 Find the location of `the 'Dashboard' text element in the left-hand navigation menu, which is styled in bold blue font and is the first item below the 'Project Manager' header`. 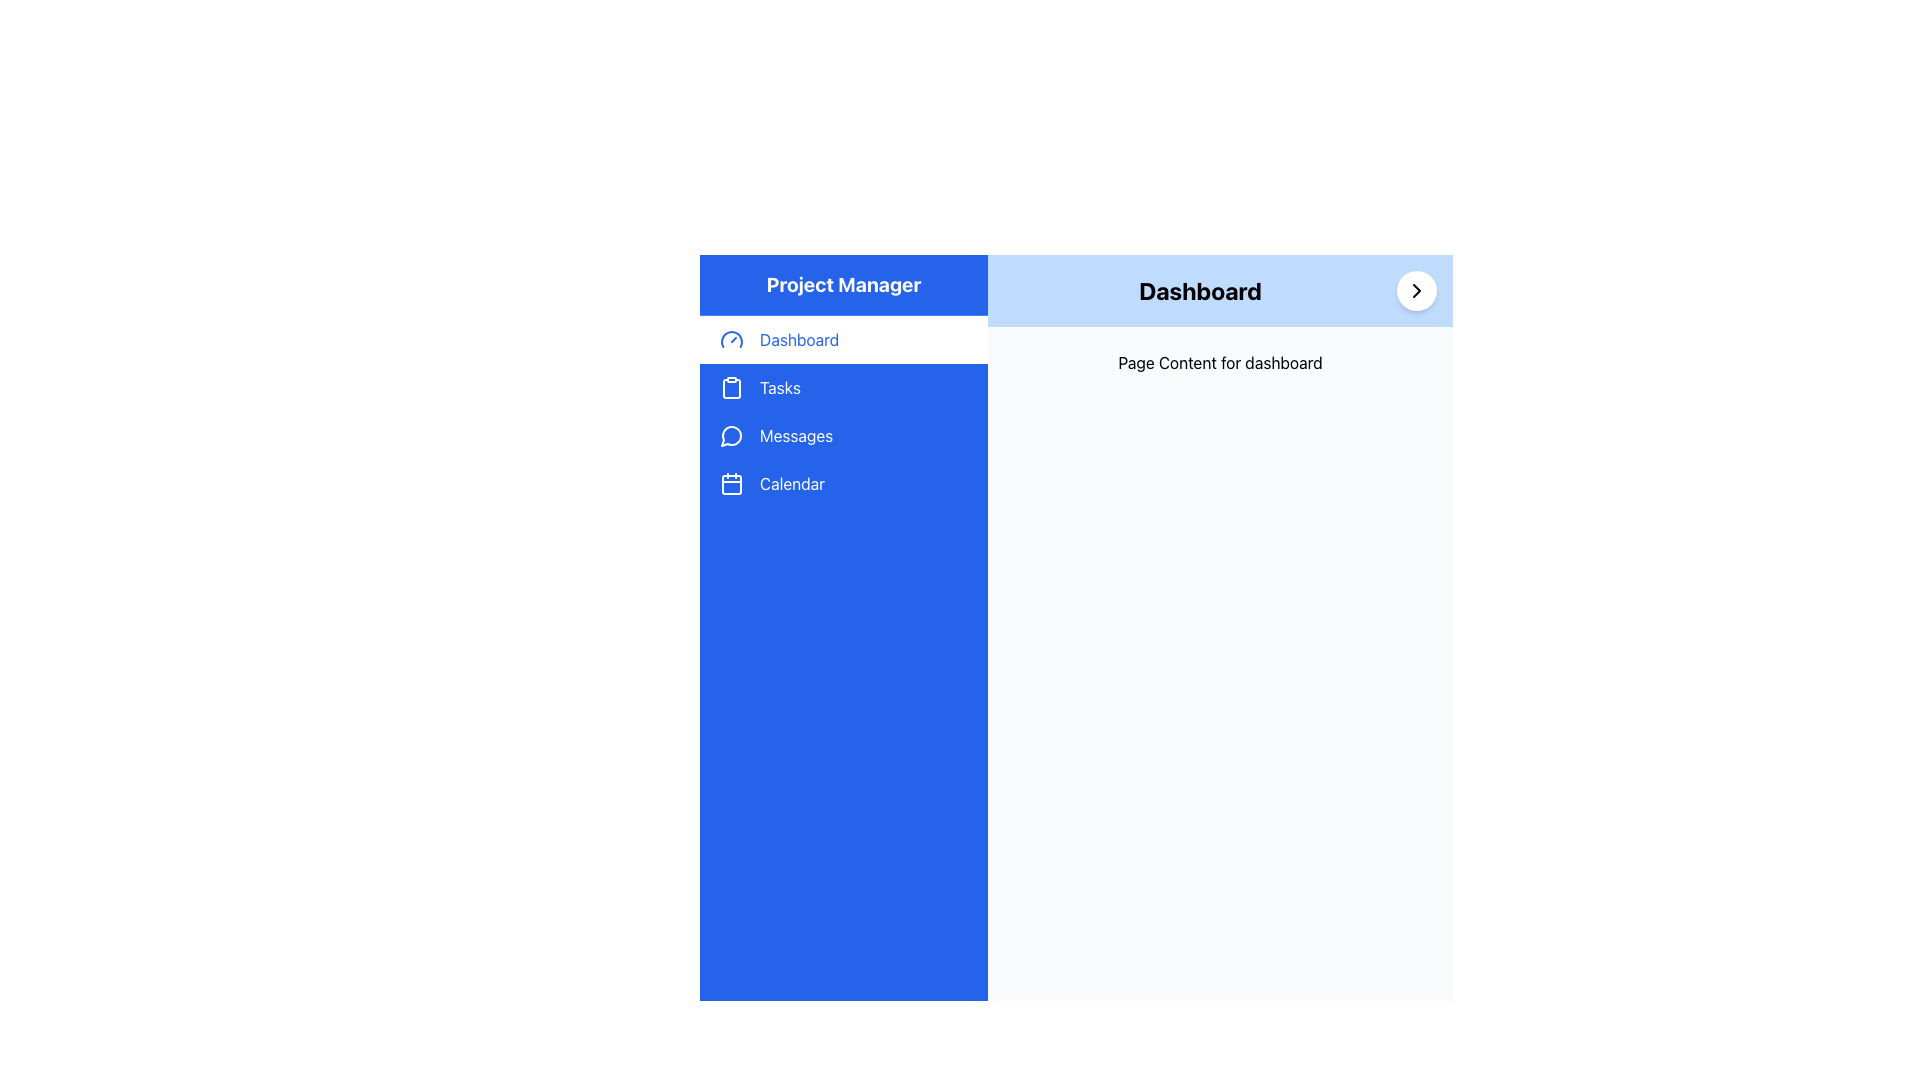

the 'Dashboard' text element in the left-hand navigation menu, which is styled in bold blue font and is the first item below the 'Project Manager' header is located at coordinates (798, 338).